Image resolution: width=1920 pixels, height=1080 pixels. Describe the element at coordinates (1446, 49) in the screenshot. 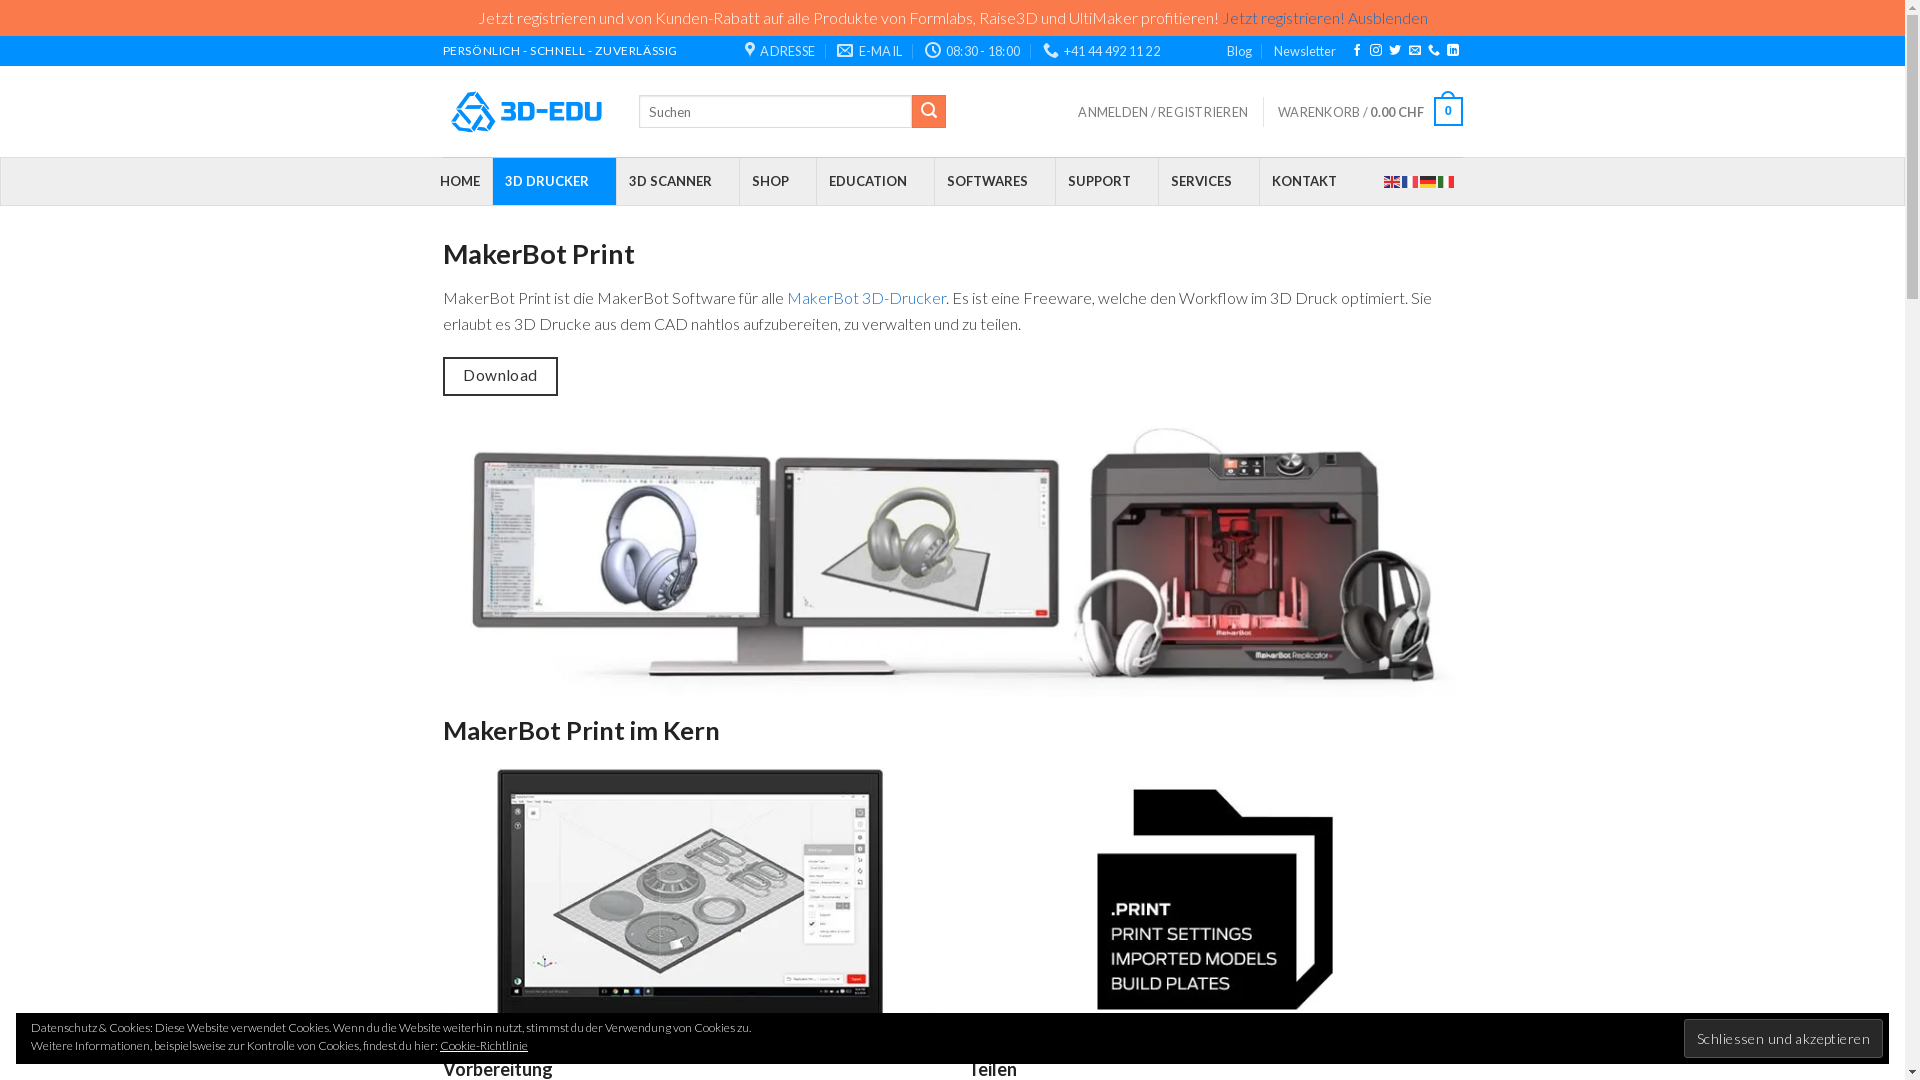

I see `'Auf Linkedin folgen'` at that location.